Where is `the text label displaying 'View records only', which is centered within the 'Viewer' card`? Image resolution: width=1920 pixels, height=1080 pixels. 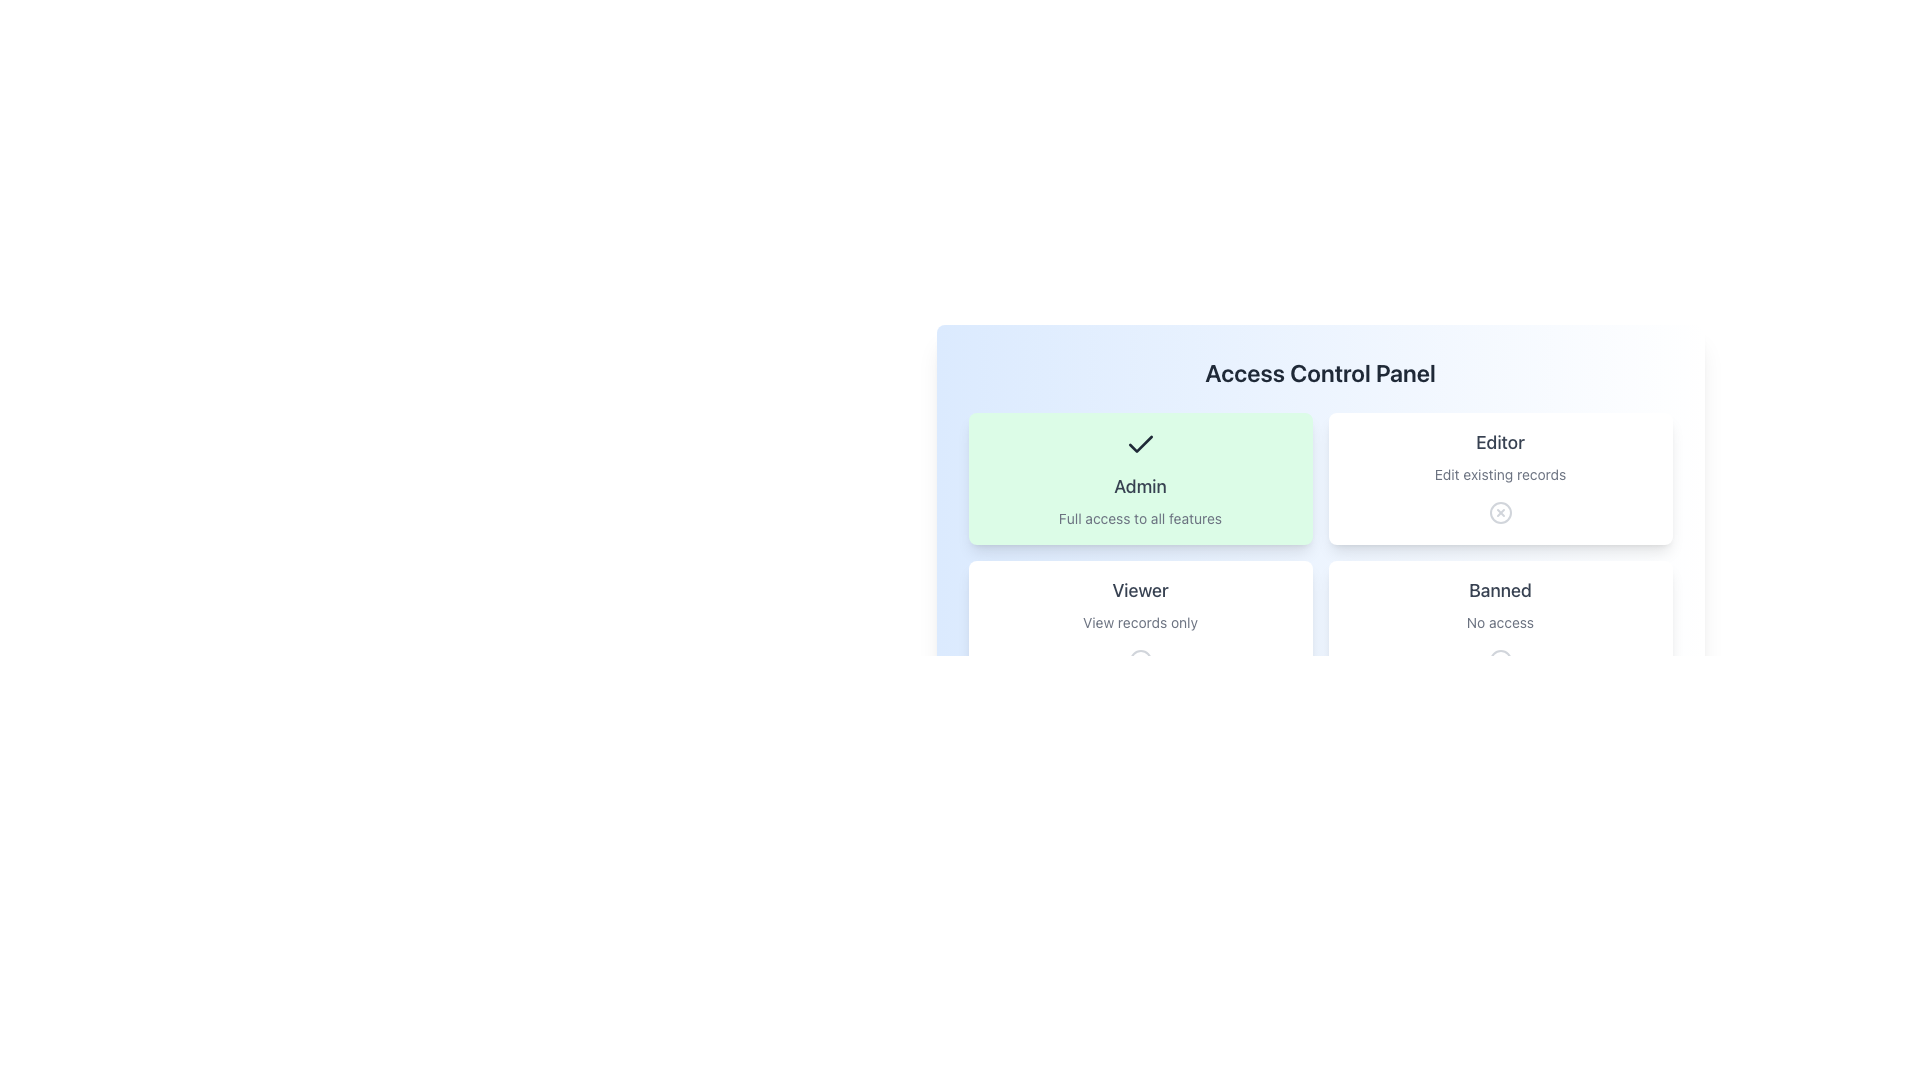
the text label displaying 'View records only', which is centered within the 'Viewer' card is located at coordinates (1140, 622).